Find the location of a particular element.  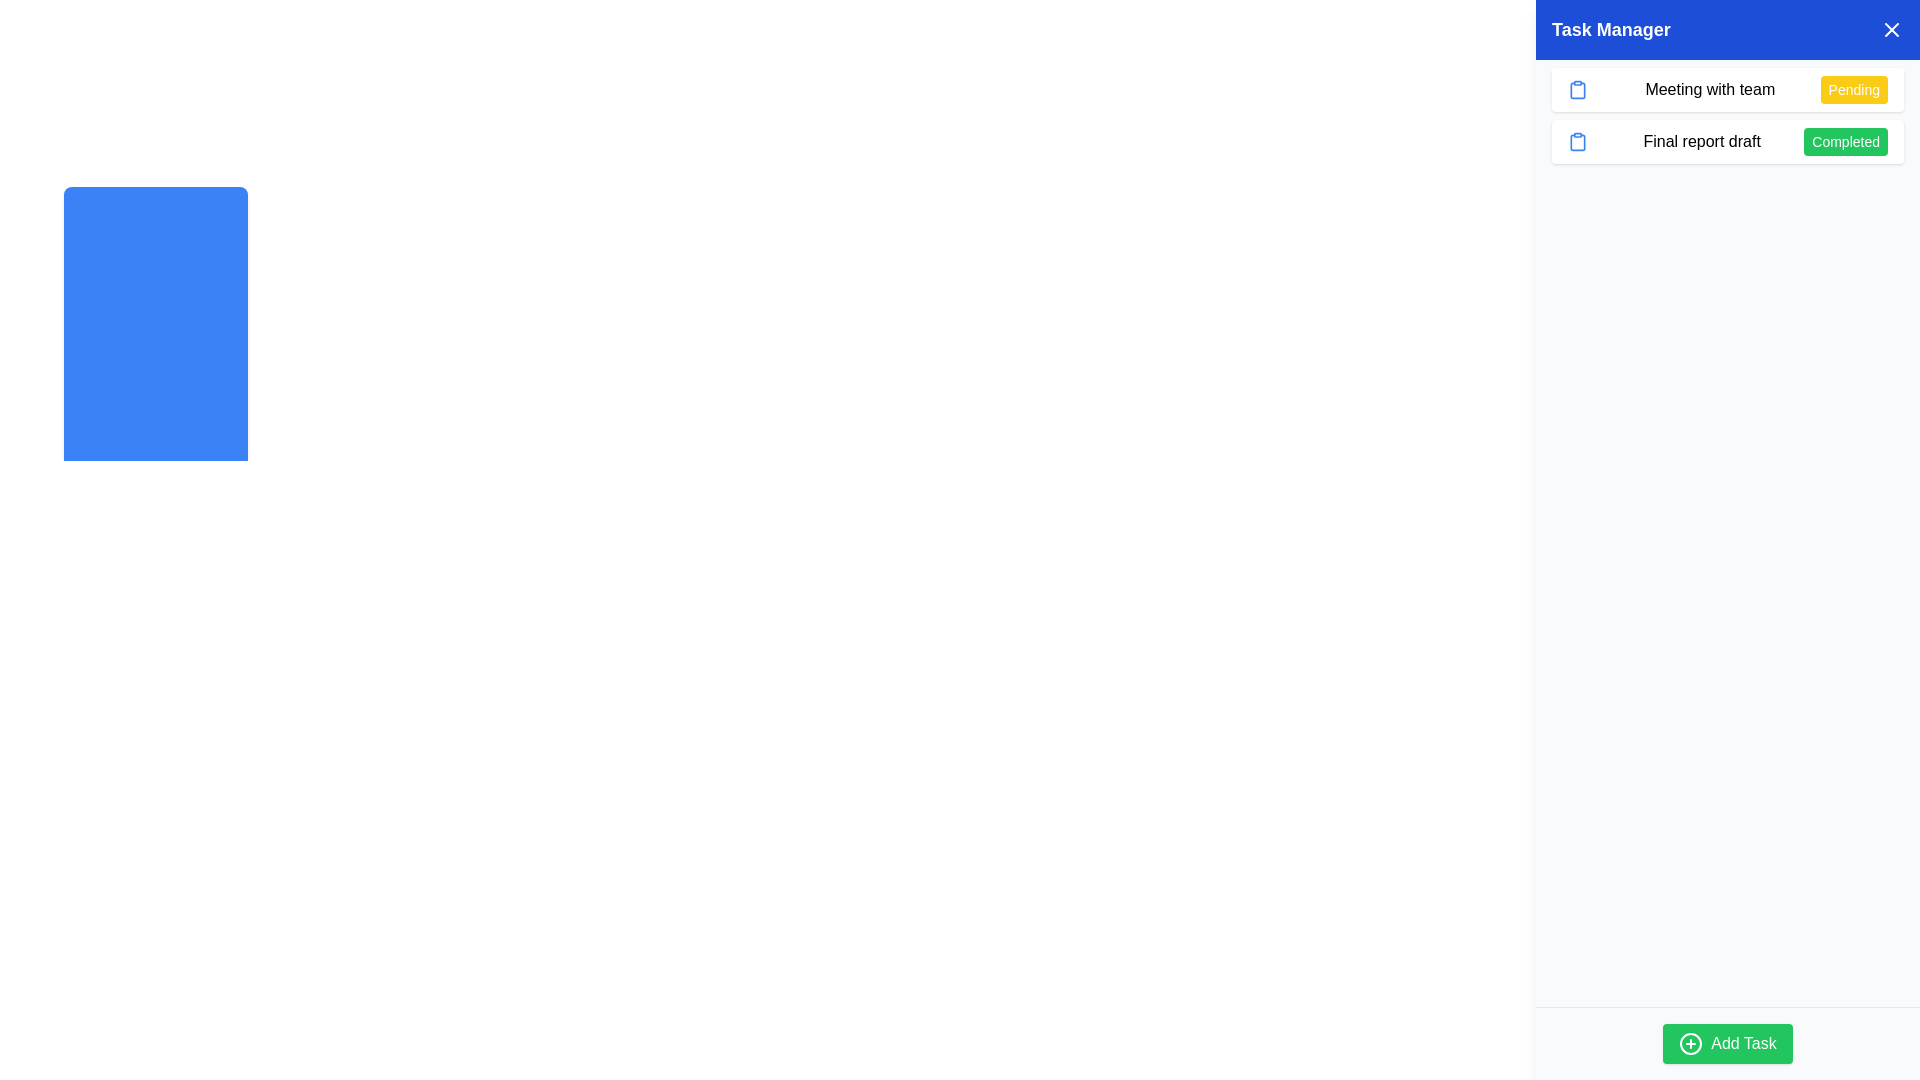

the Status Indicator button labeled 'Completed' with a green background, located is located at coordinates (1845, 141).